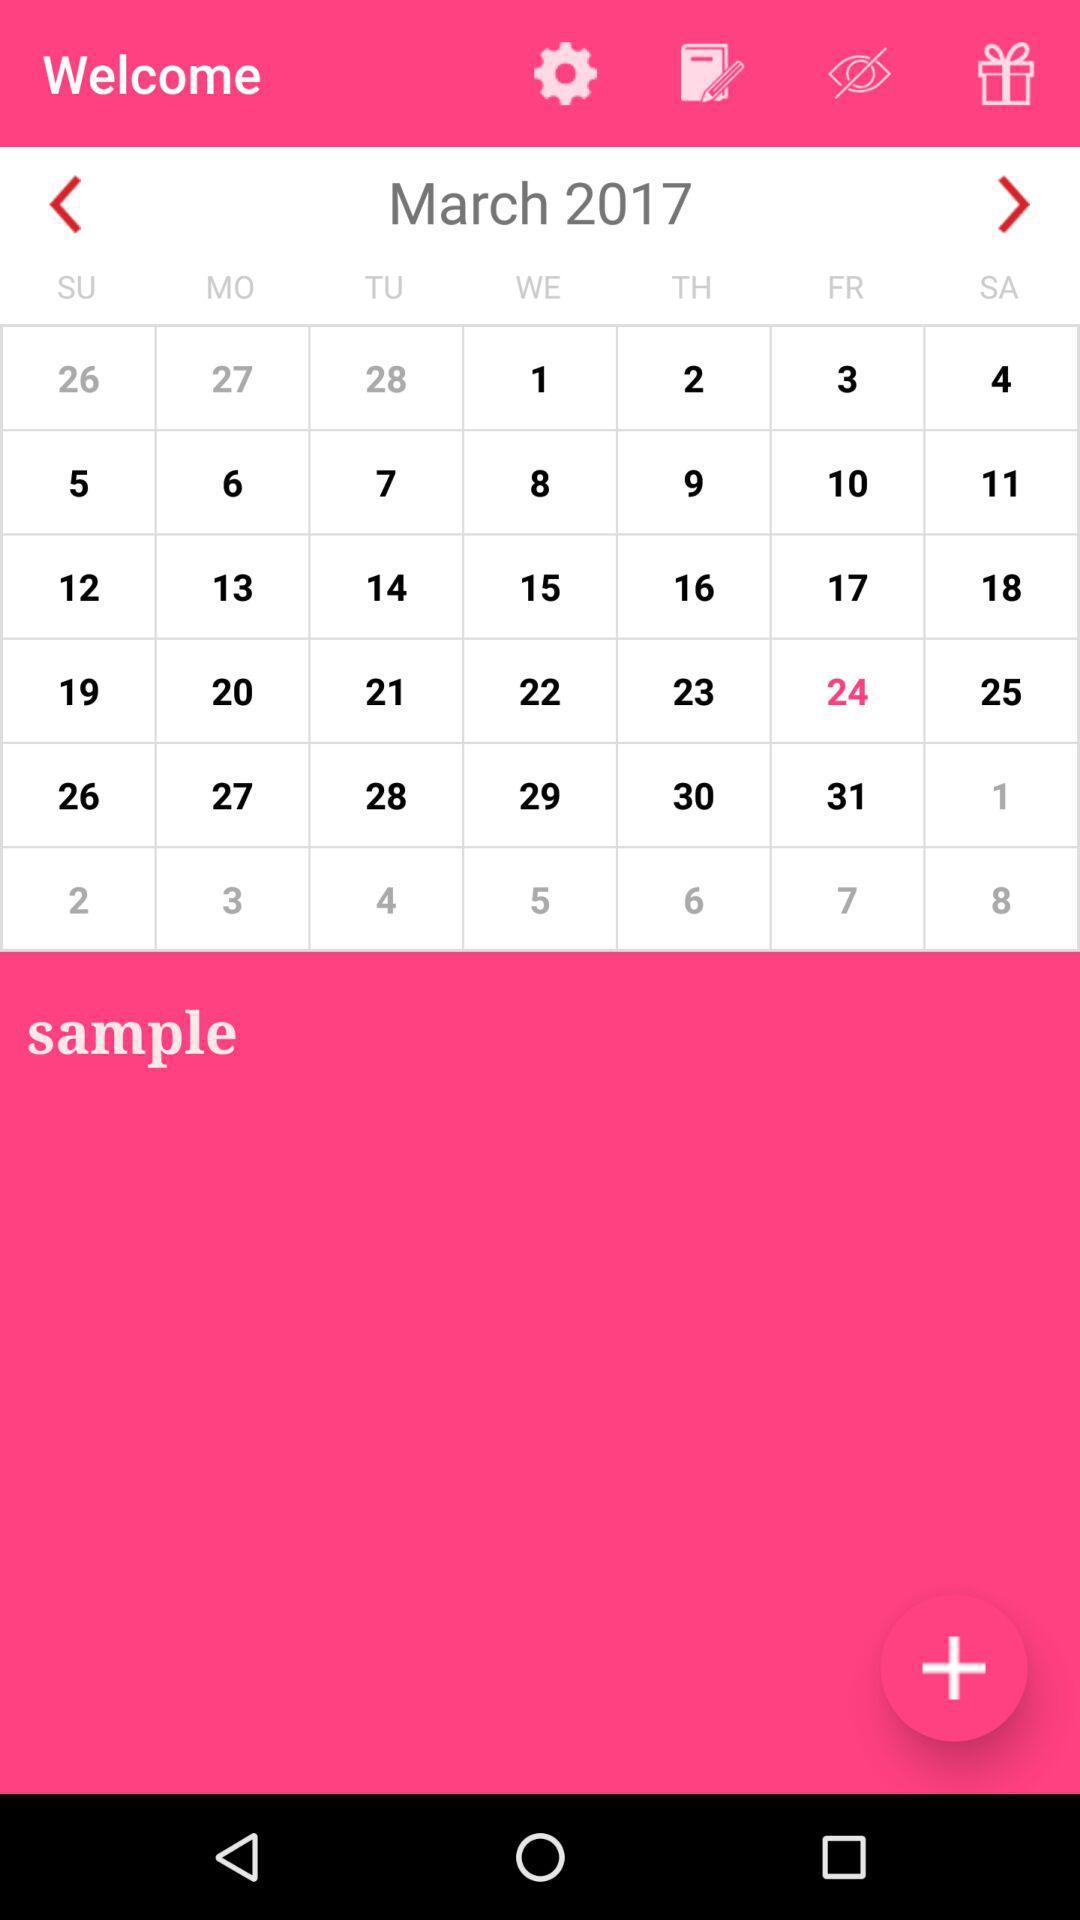  What do you see at coordinates (858, 73) in the screenshot?
I see `viewing option` at bounding box center [858, 73].